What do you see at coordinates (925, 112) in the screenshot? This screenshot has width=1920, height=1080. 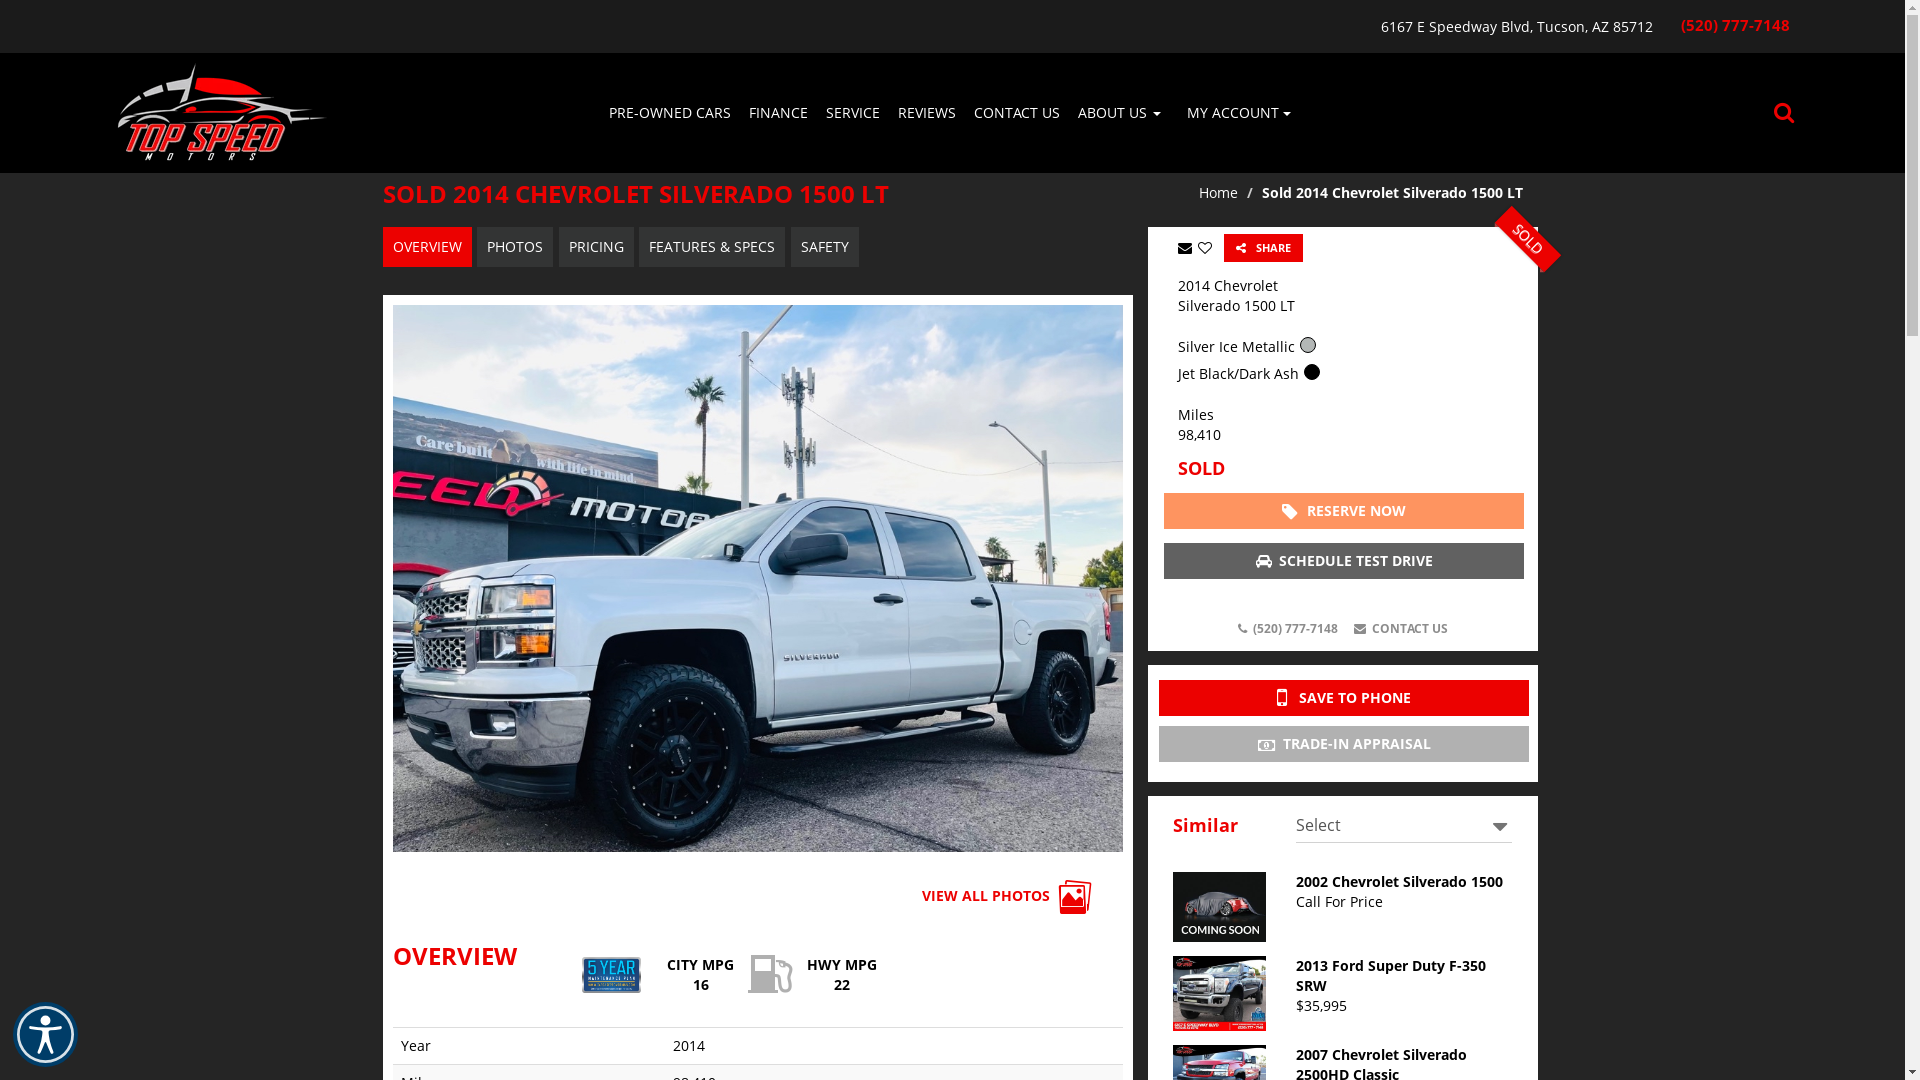 I see `'REVIEWS'` at bounding box center [925, 112].